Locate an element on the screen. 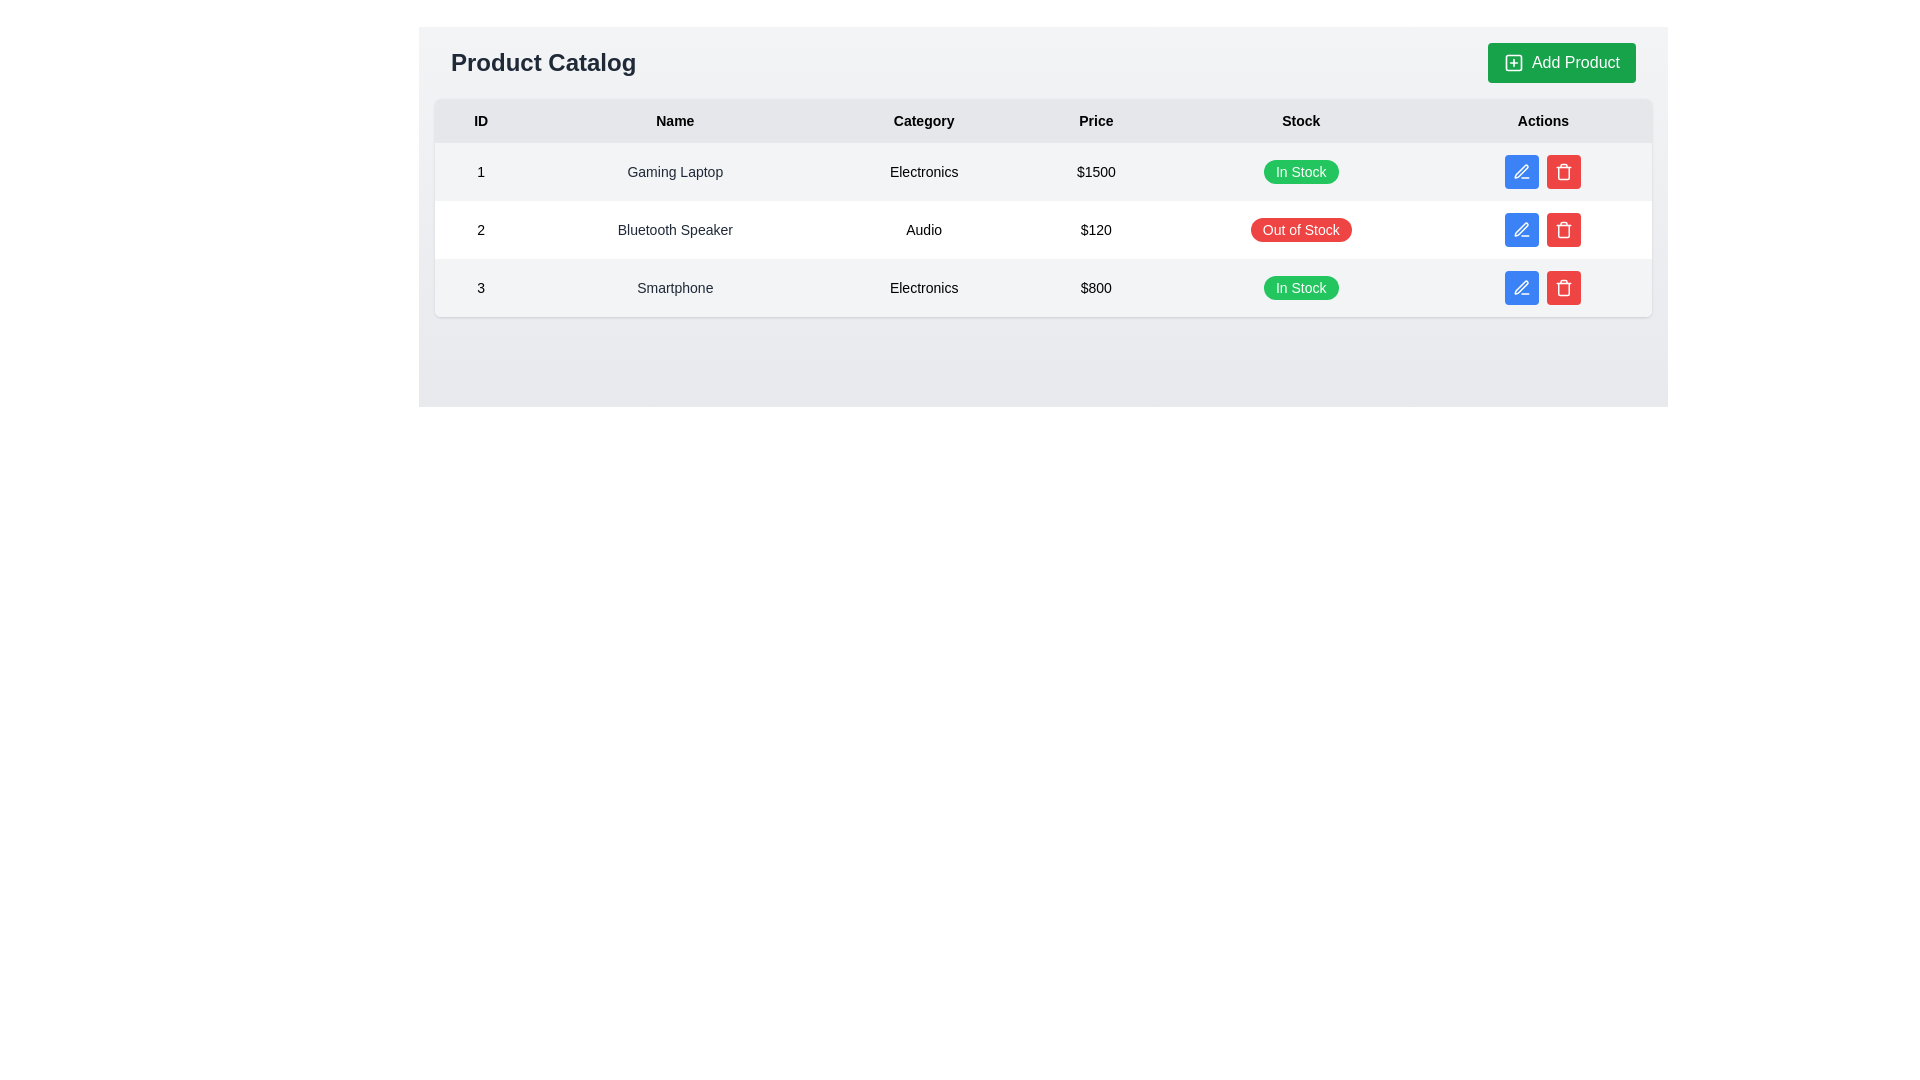 The width and height of the screenshot is (1920, 1080). the trash icon button with a red circular background in the 'Actions' column of the second row is located at coordinates (1563, 229).